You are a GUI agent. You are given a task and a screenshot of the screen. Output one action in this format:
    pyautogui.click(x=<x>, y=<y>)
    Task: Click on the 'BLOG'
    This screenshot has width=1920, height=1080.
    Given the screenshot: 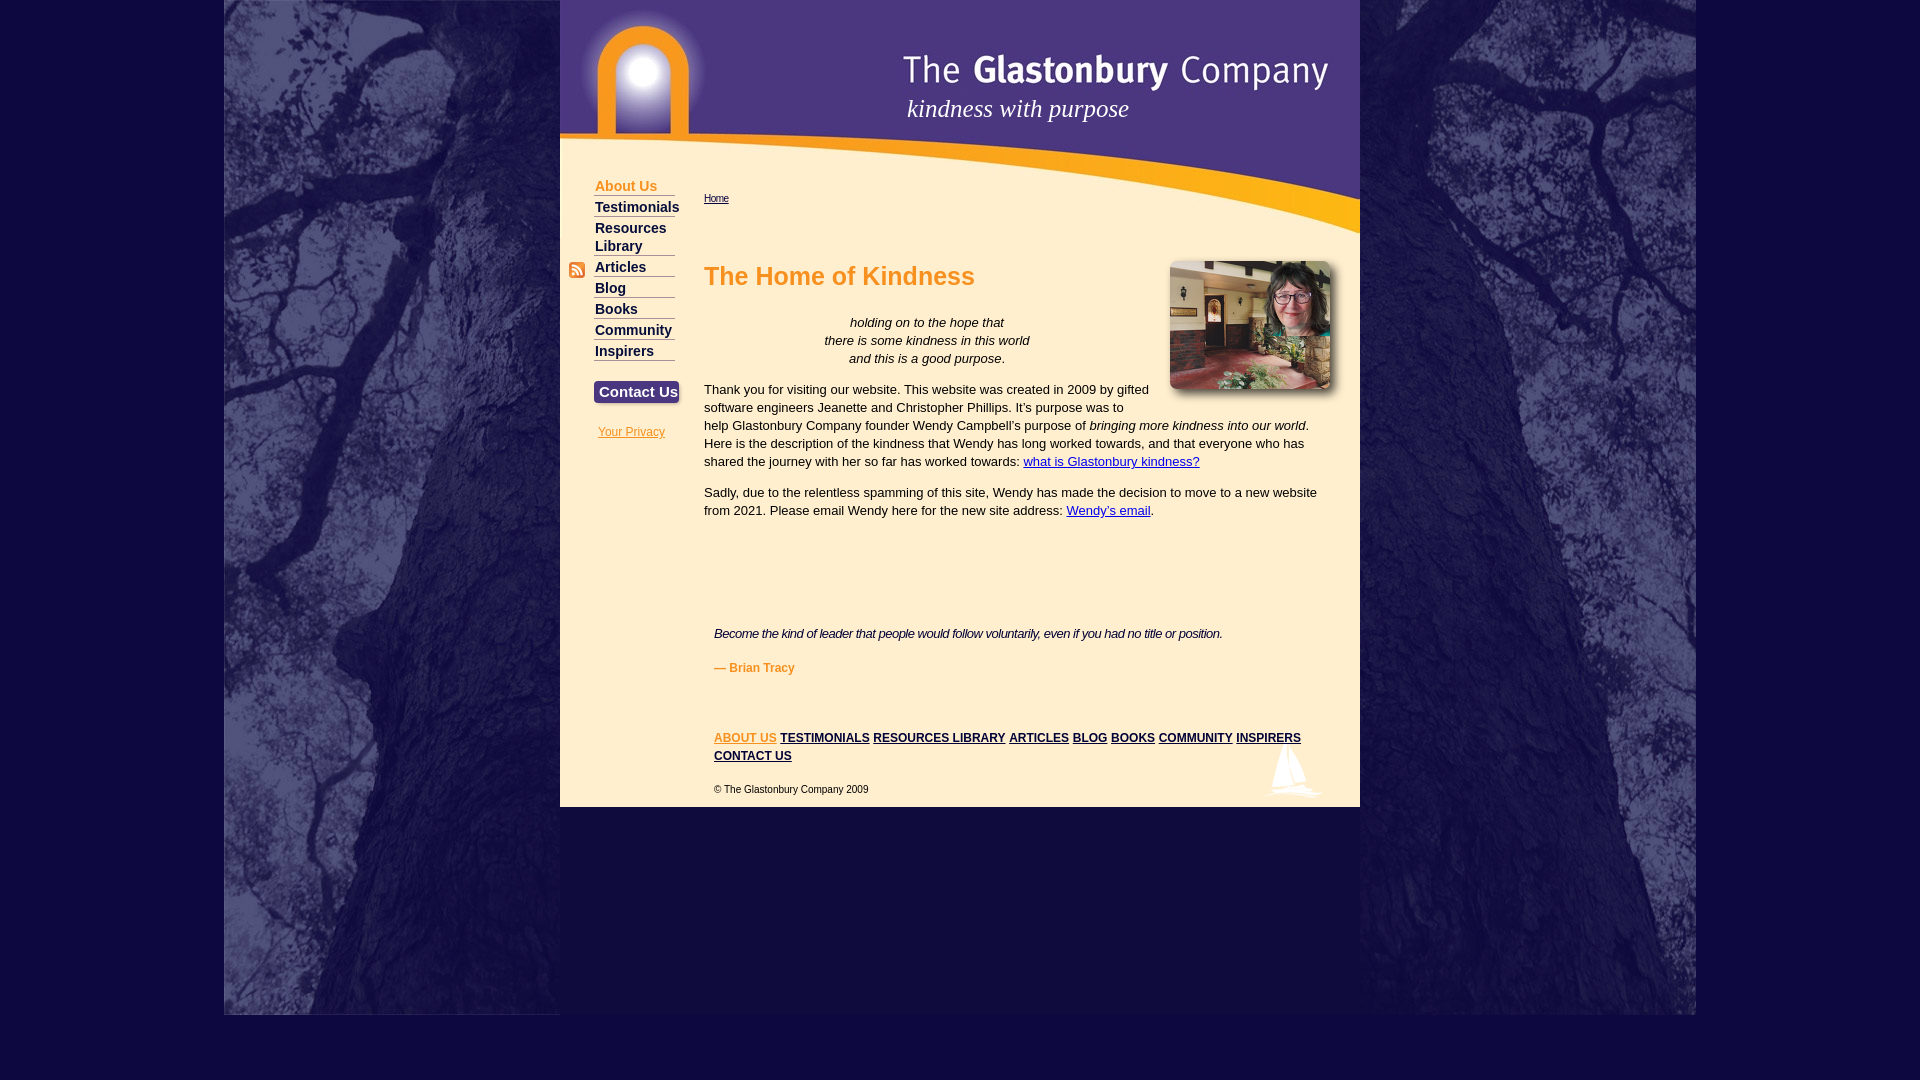 What is the action you would take?
    pyautogui.click(x=1089, y=737)
    